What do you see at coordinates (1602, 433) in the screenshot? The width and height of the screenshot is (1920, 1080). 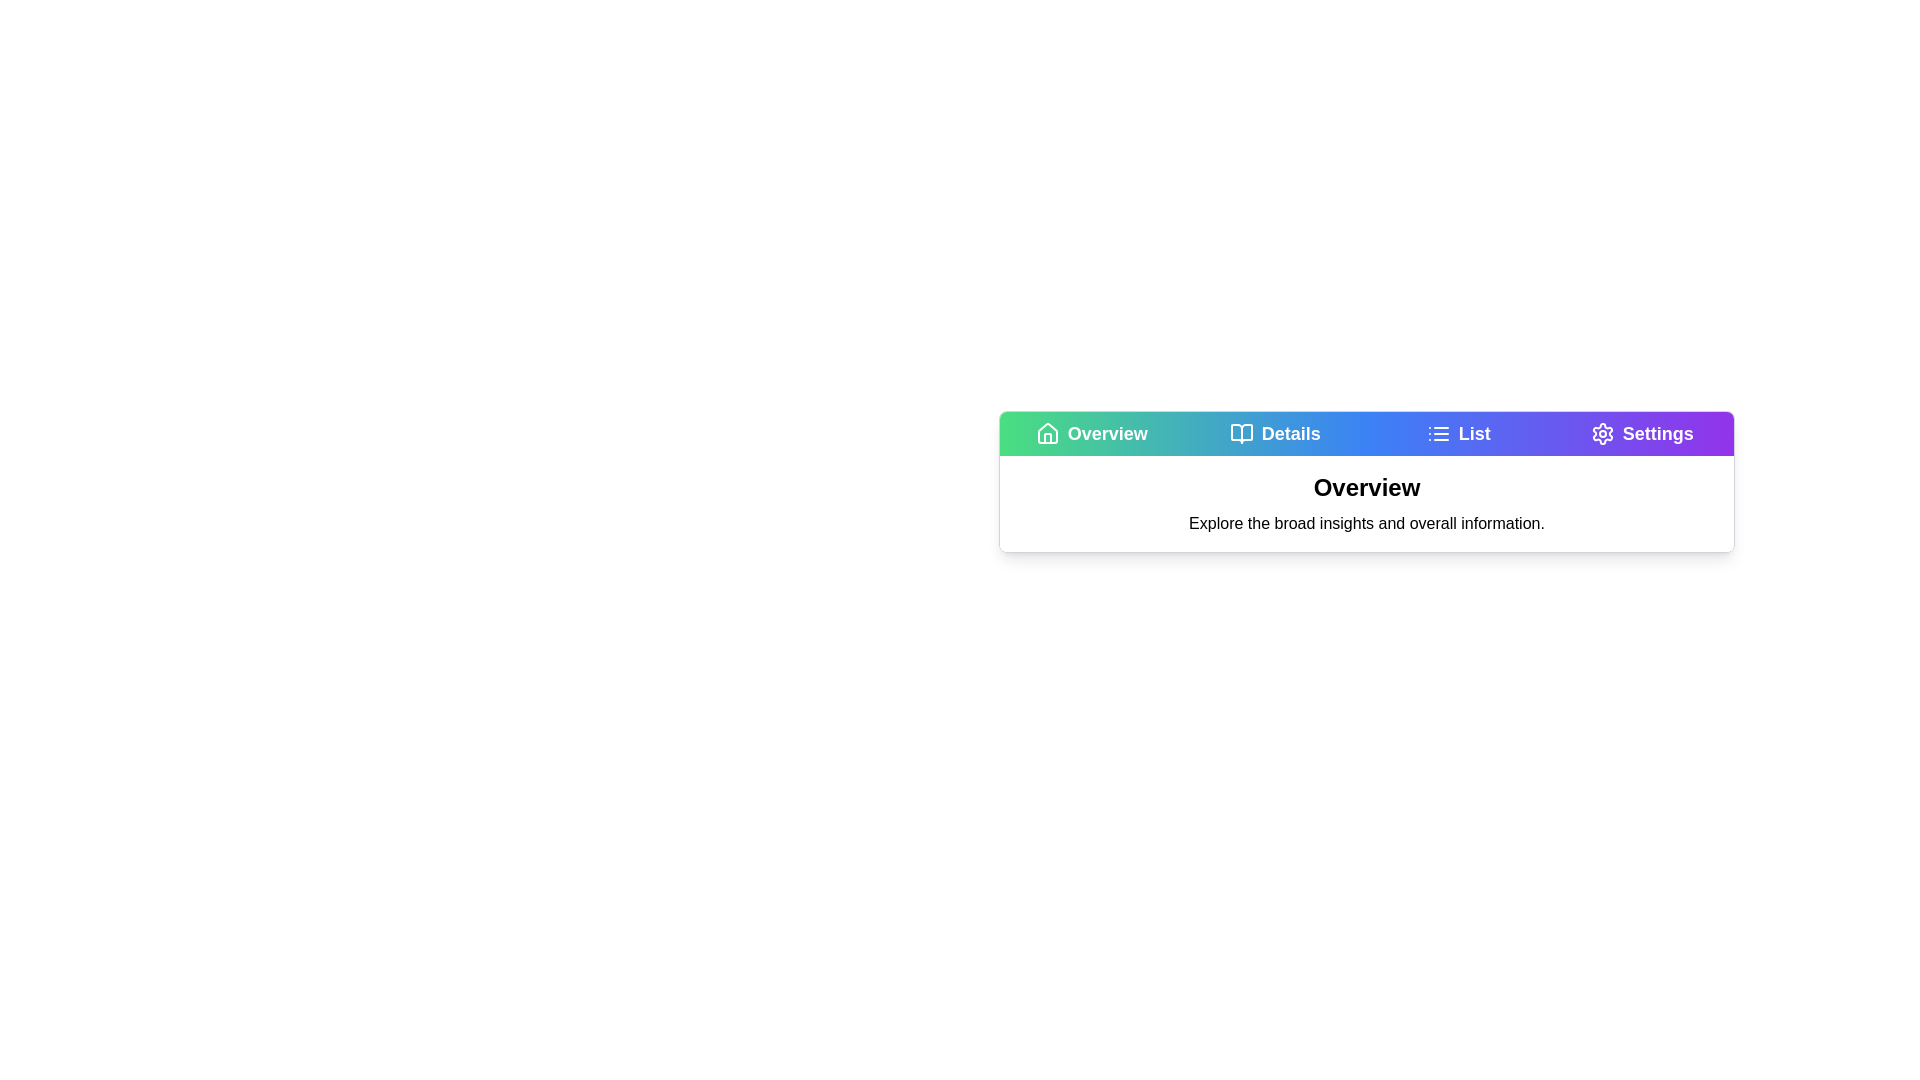 I see `the gear-like settings icon in the top-right corner` at bounding box center [1602, 433].